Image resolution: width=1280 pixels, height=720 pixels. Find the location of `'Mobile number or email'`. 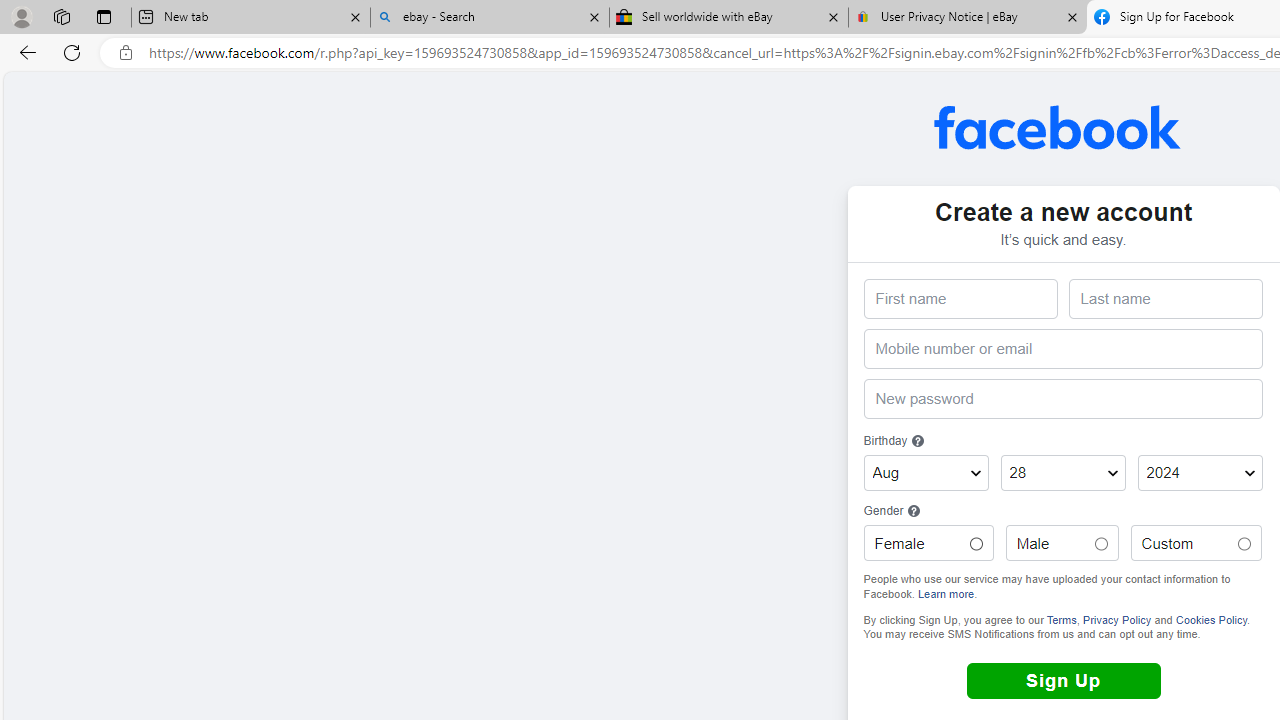

'Mobile number or email' is located at coordinates (1062, 348).